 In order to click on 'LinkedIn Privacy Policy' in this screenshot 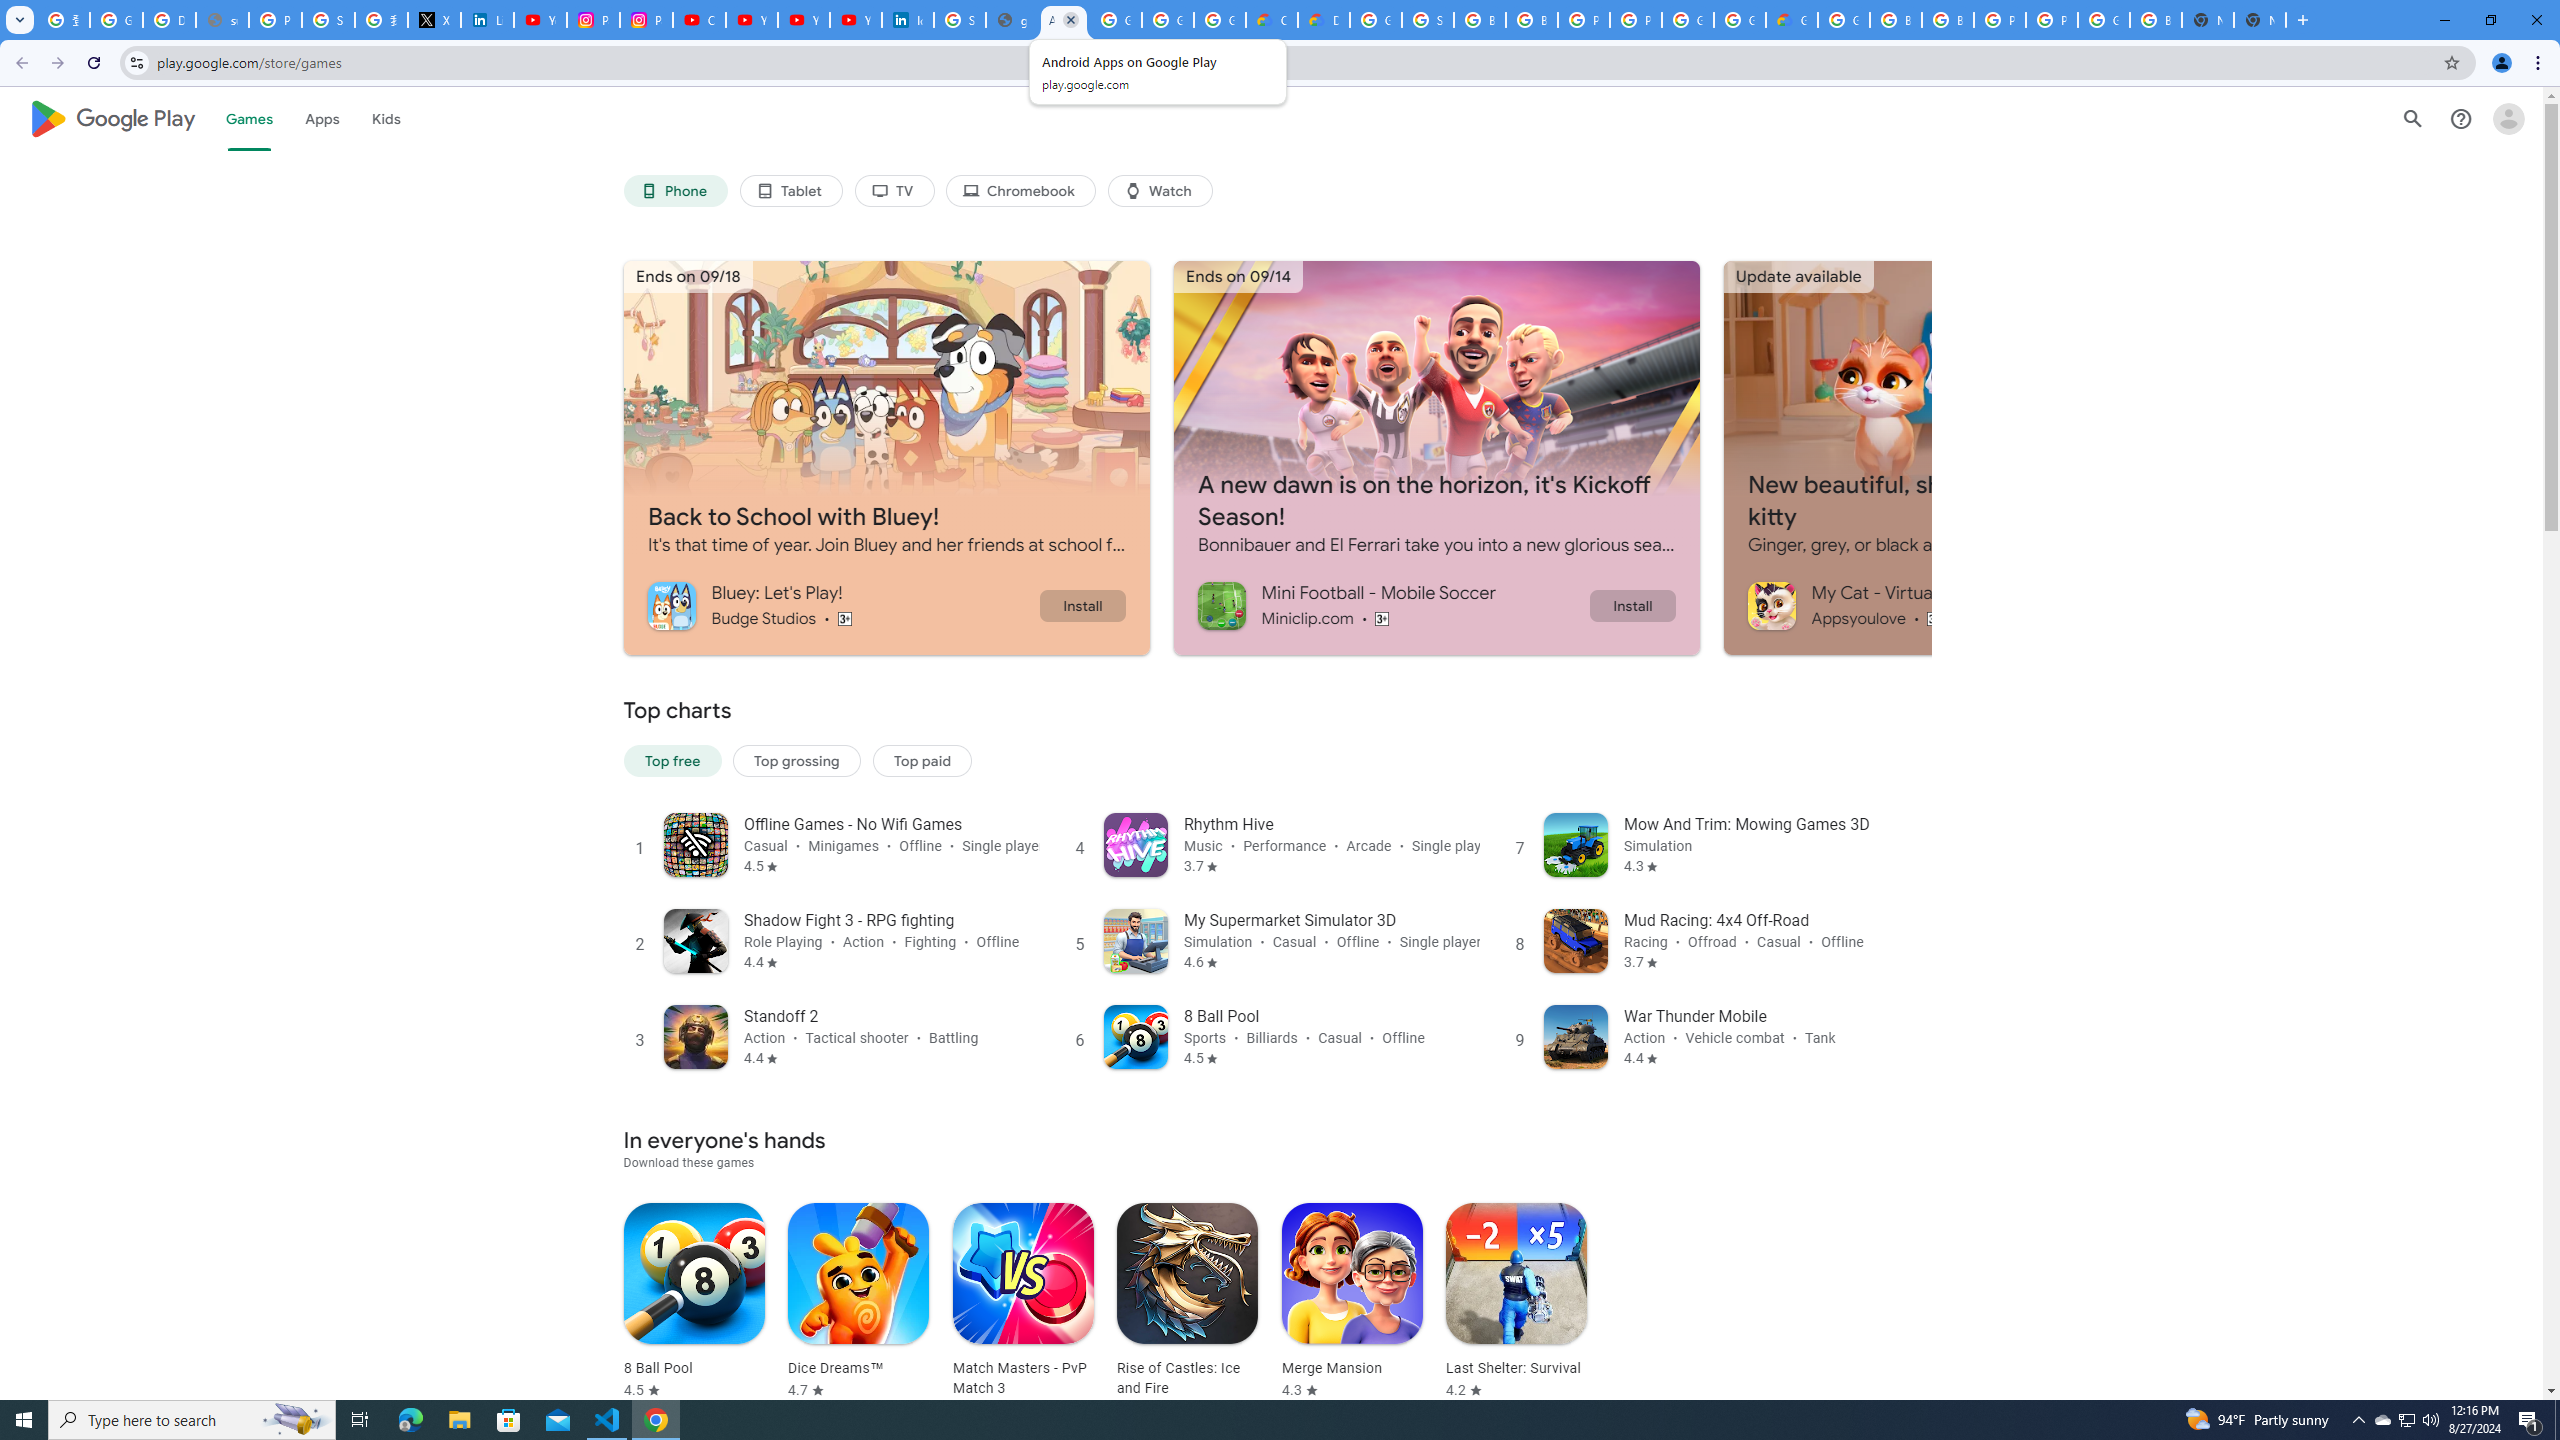, I will do `click(486, 19)`.